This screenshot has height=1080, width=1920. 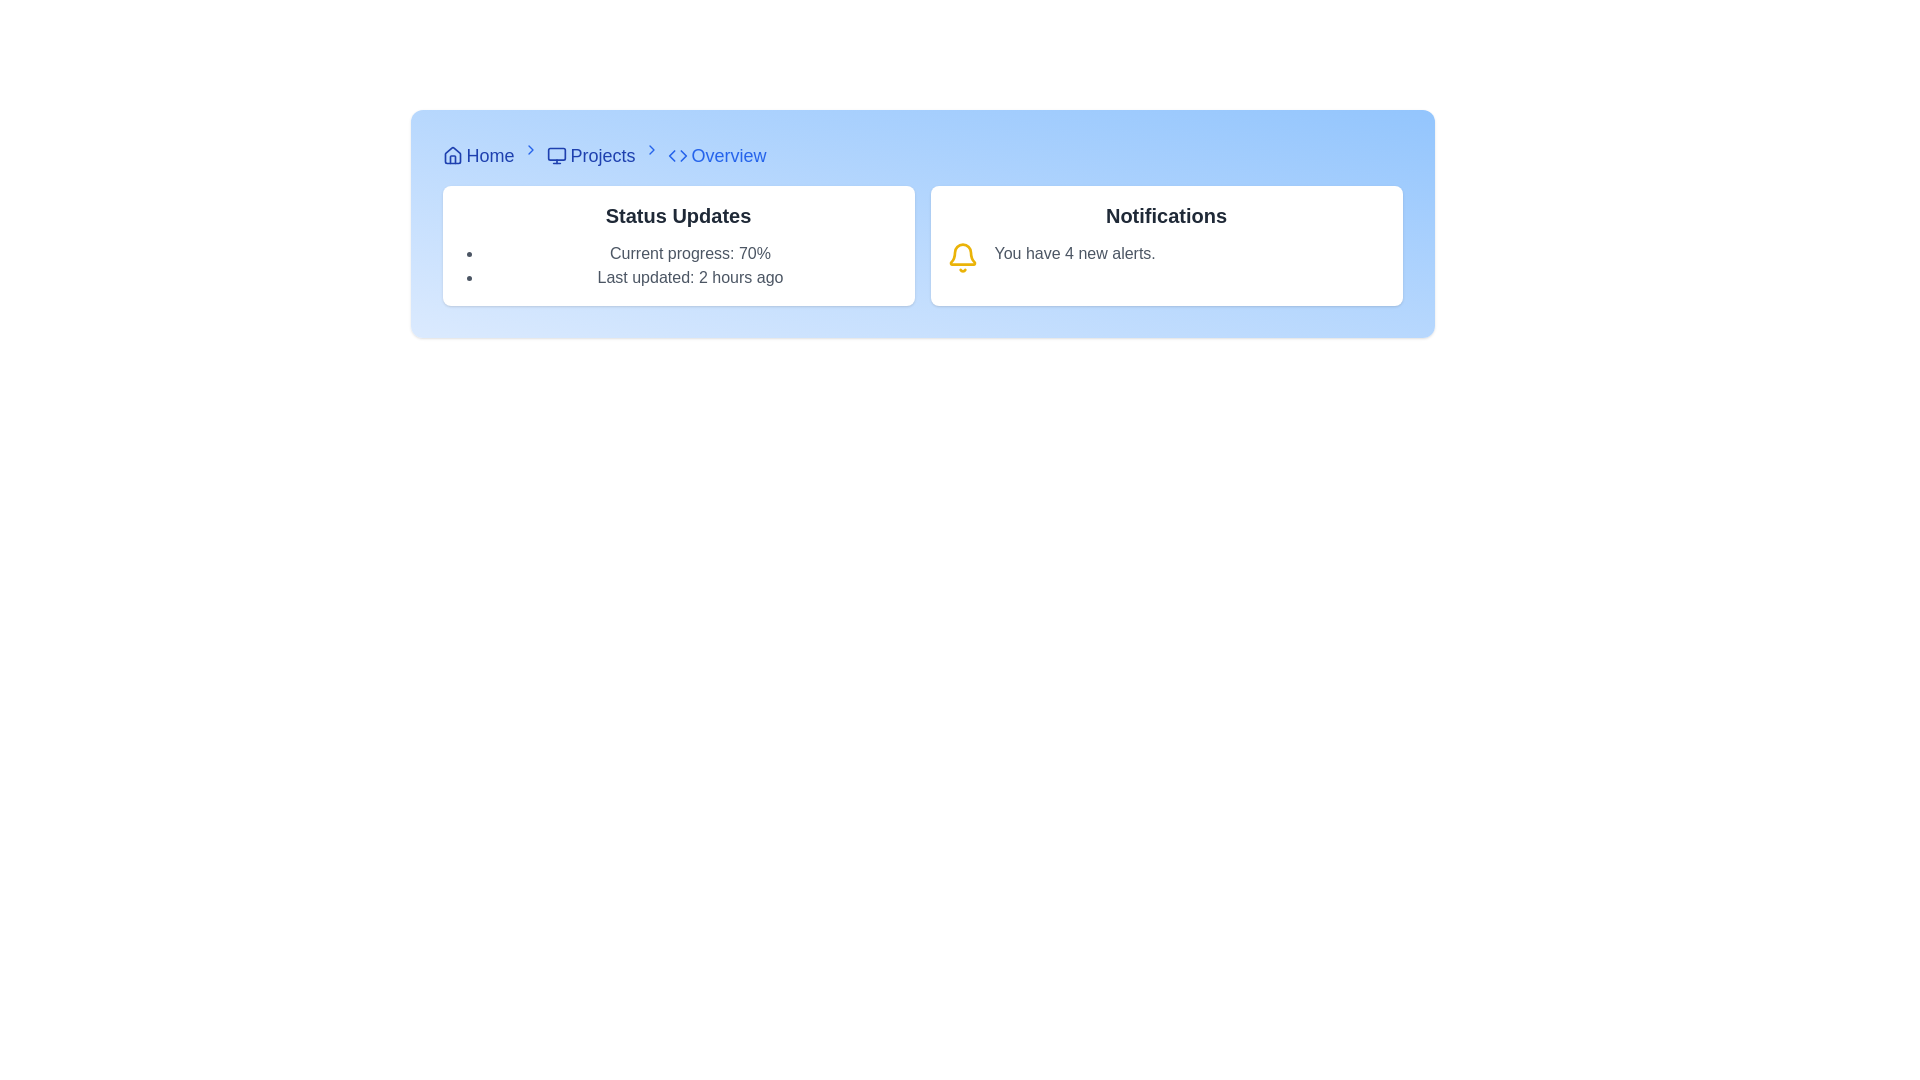 I want to click on the 'Projects' hyperlink in the breadcrumb navigation bar, so click(x=589, y=154).